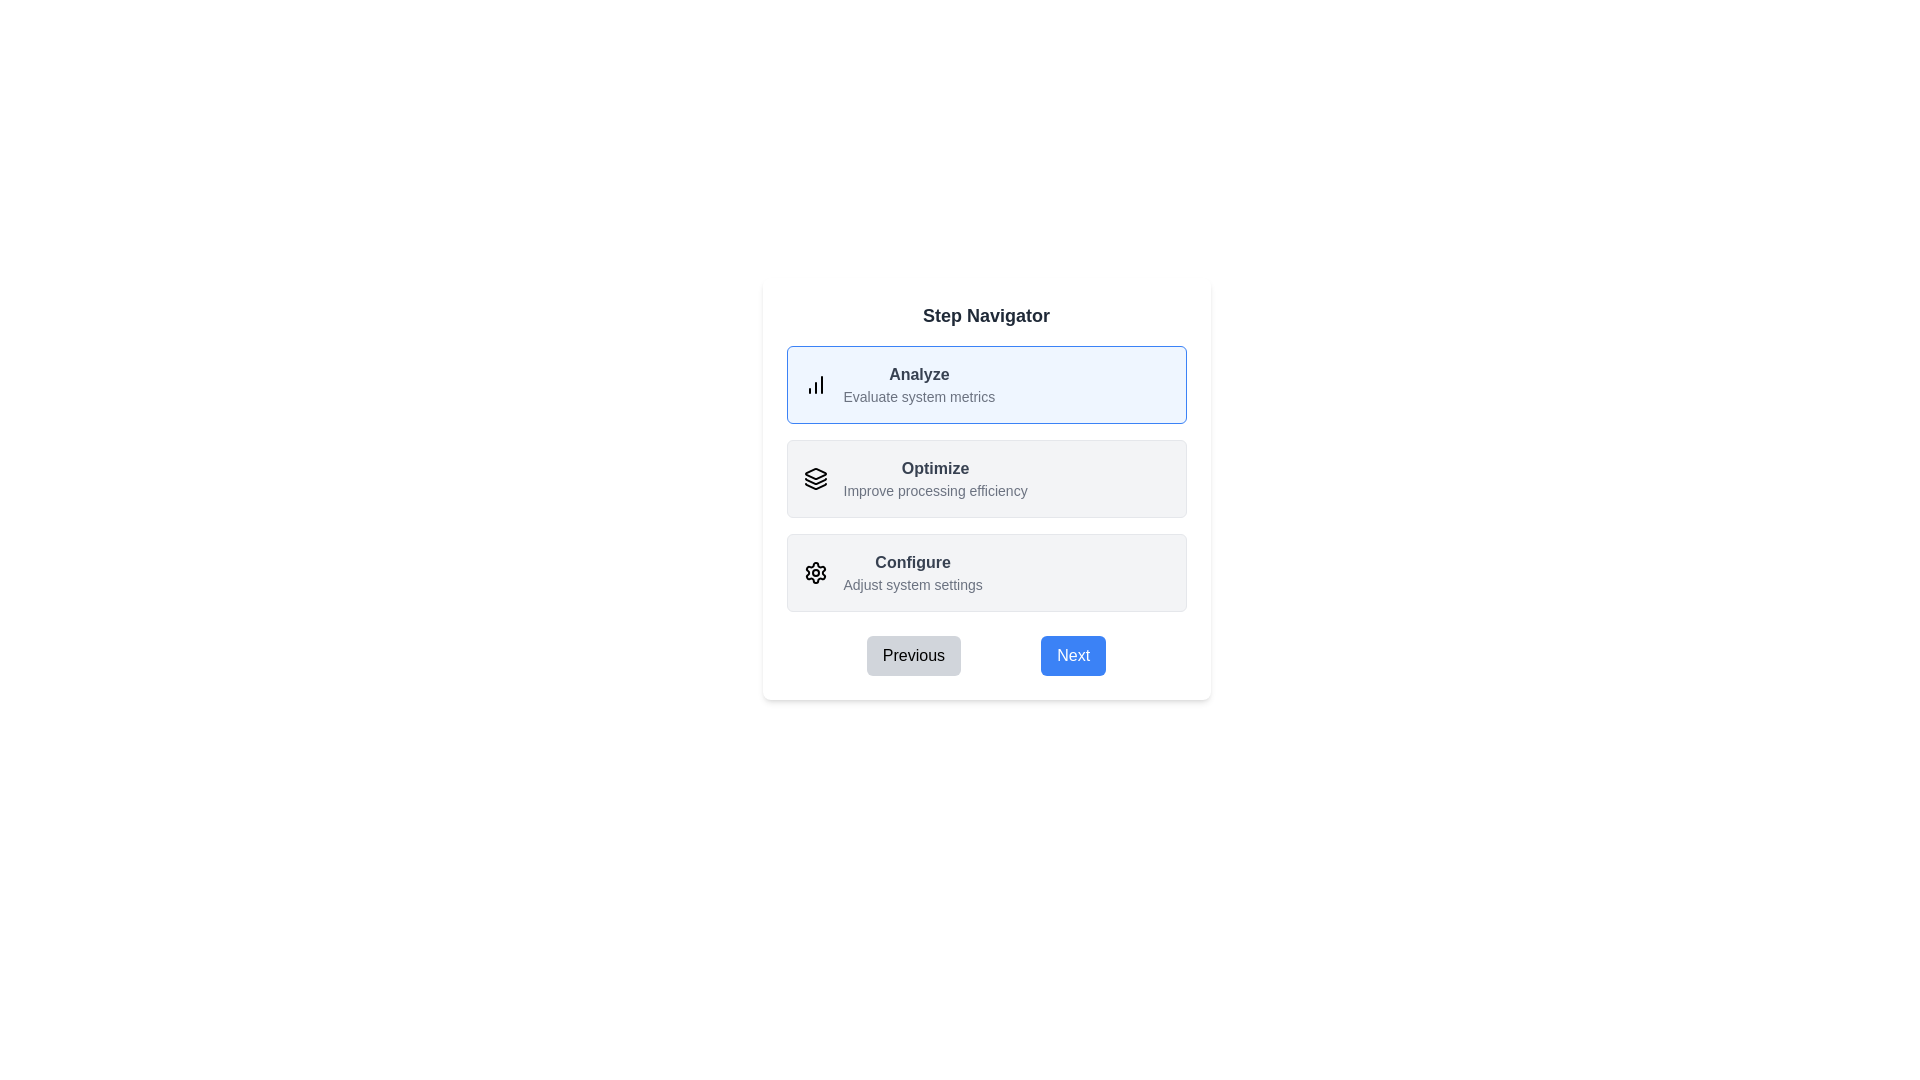 The image size is (1920, 1080). What do you see at coordinates (815, 474) in the screenshot?
I see `the topmost decorative diamond-shaped graphic icon that is part of a layered icon set located near the 'Optimize' button` at bounding box center [815, 474].